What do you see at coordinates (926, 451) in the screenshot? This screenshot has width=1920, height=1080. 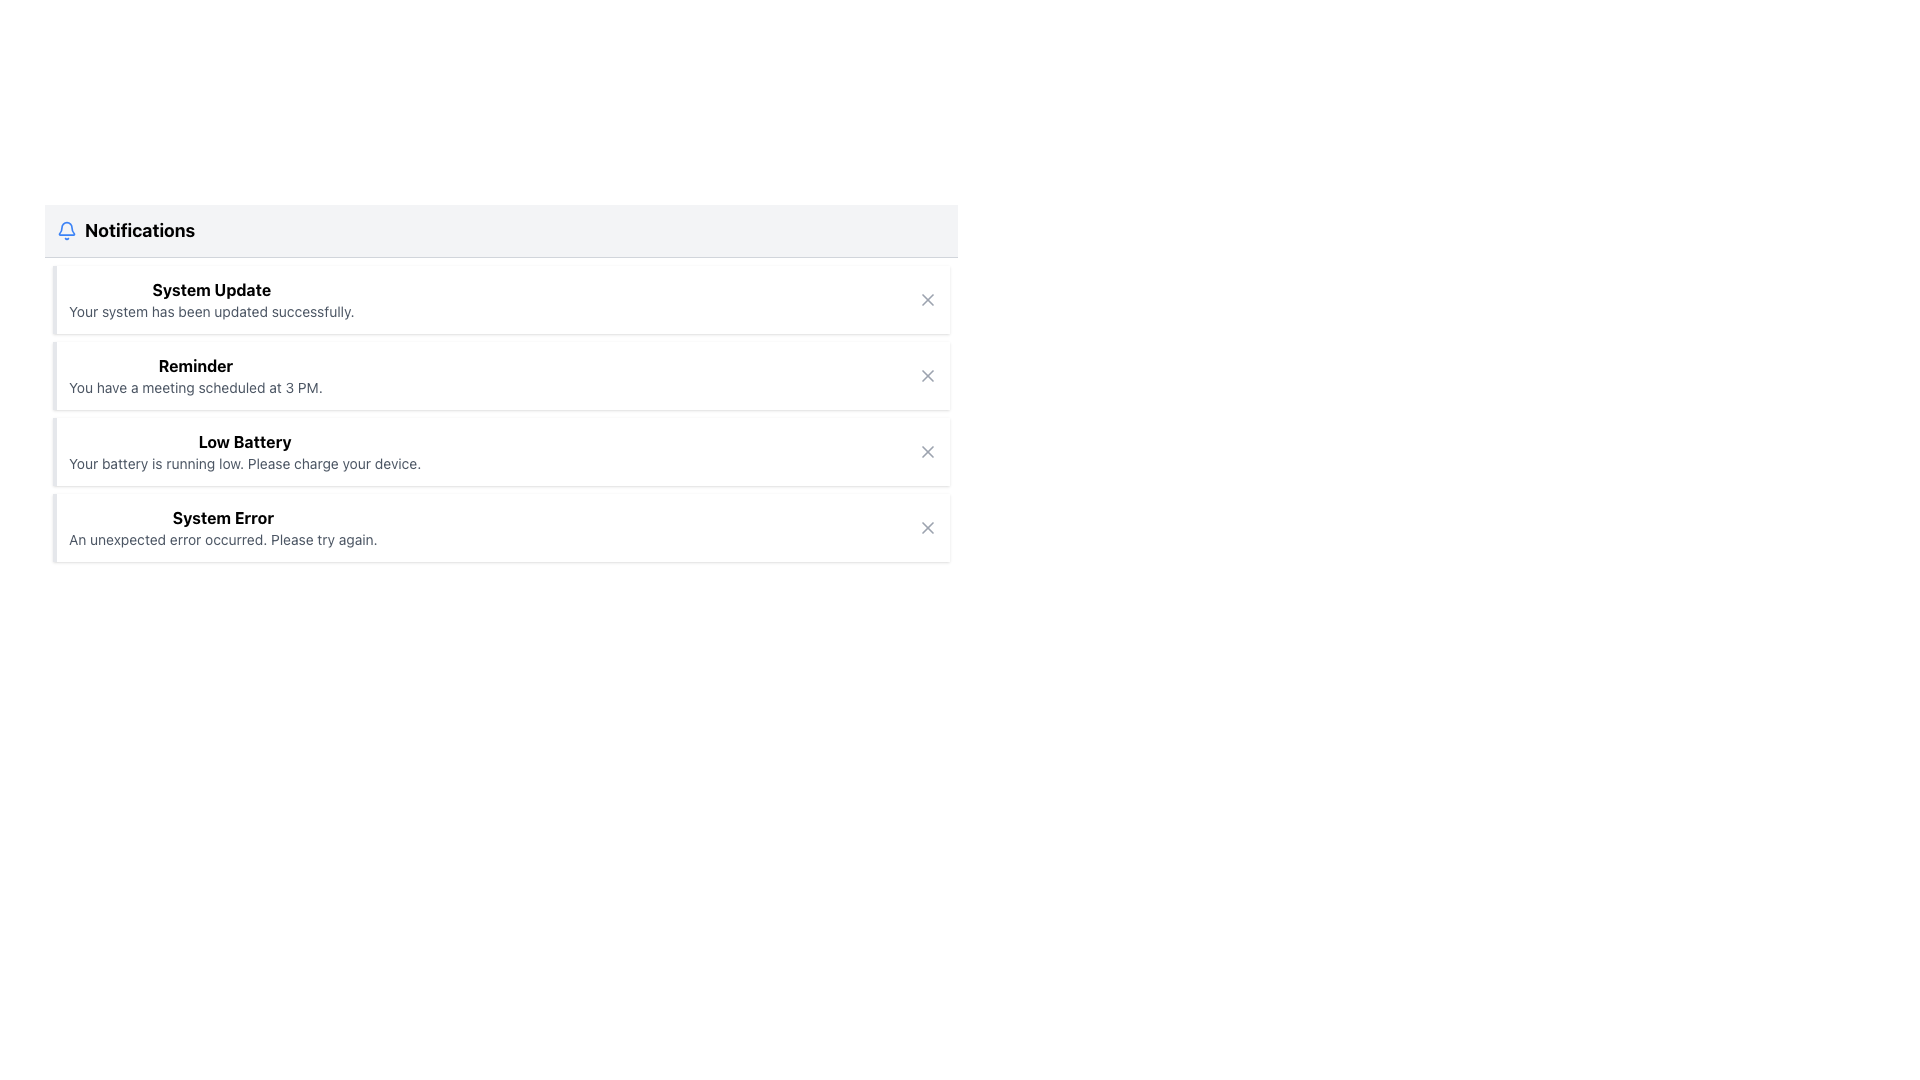 I see `the icon-based close button located at the top-right corner of the 'Low Battery' notification to observe potential hover effects` at bounding box center [926, 451].